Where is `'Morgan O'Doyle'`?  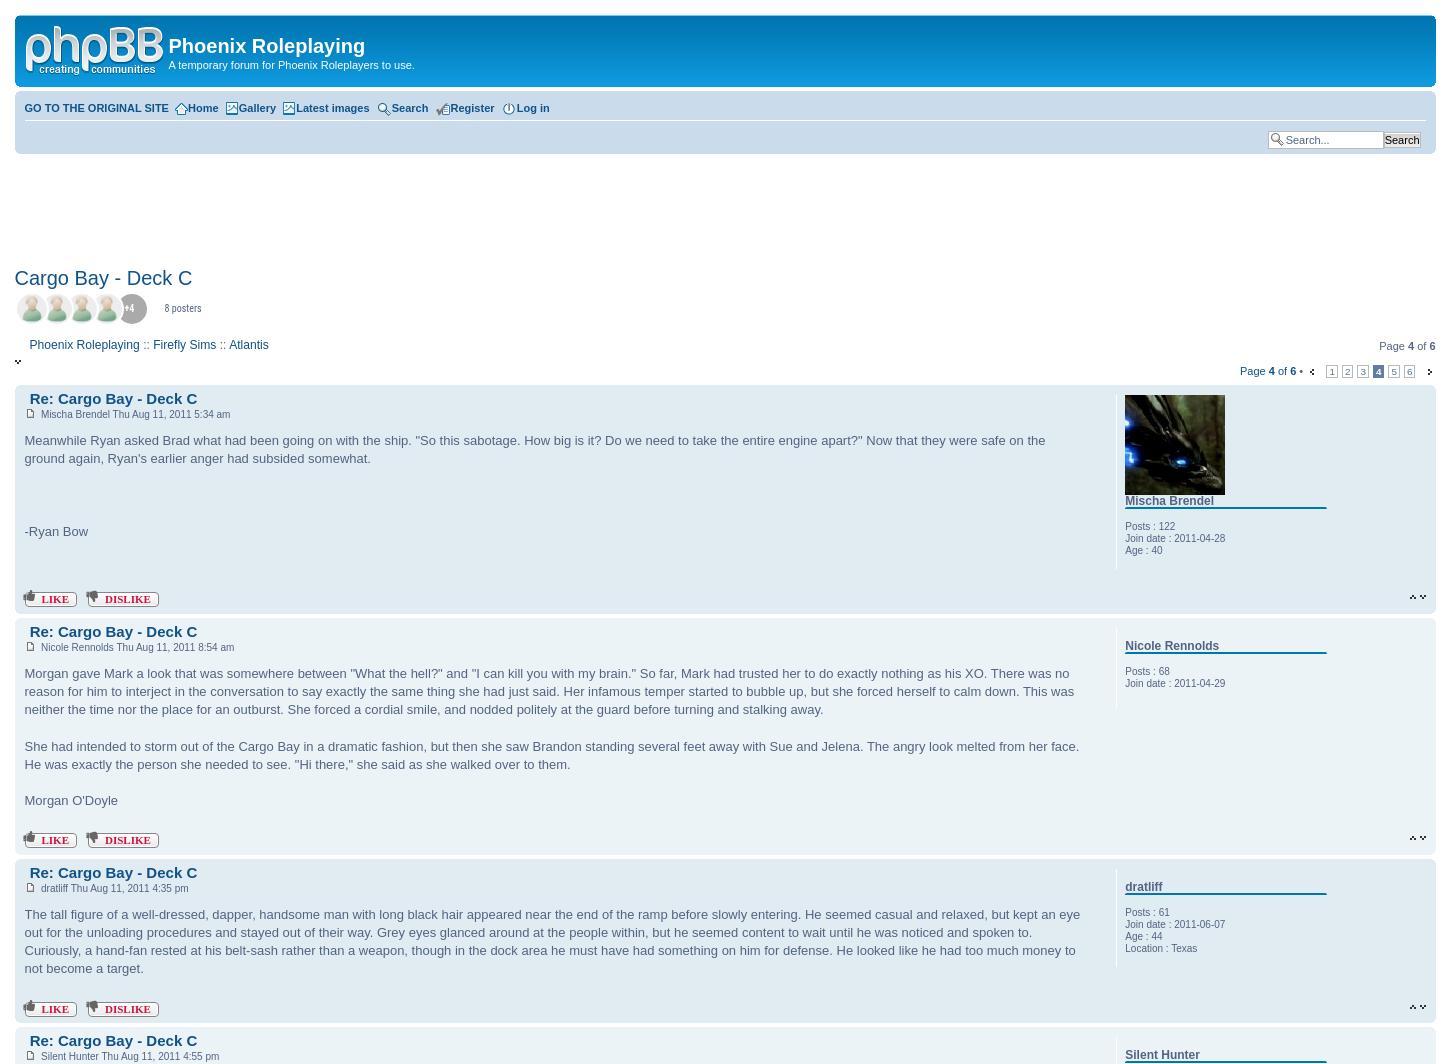
'Morgan O'Doyle' is located at coordinates (71, 800).